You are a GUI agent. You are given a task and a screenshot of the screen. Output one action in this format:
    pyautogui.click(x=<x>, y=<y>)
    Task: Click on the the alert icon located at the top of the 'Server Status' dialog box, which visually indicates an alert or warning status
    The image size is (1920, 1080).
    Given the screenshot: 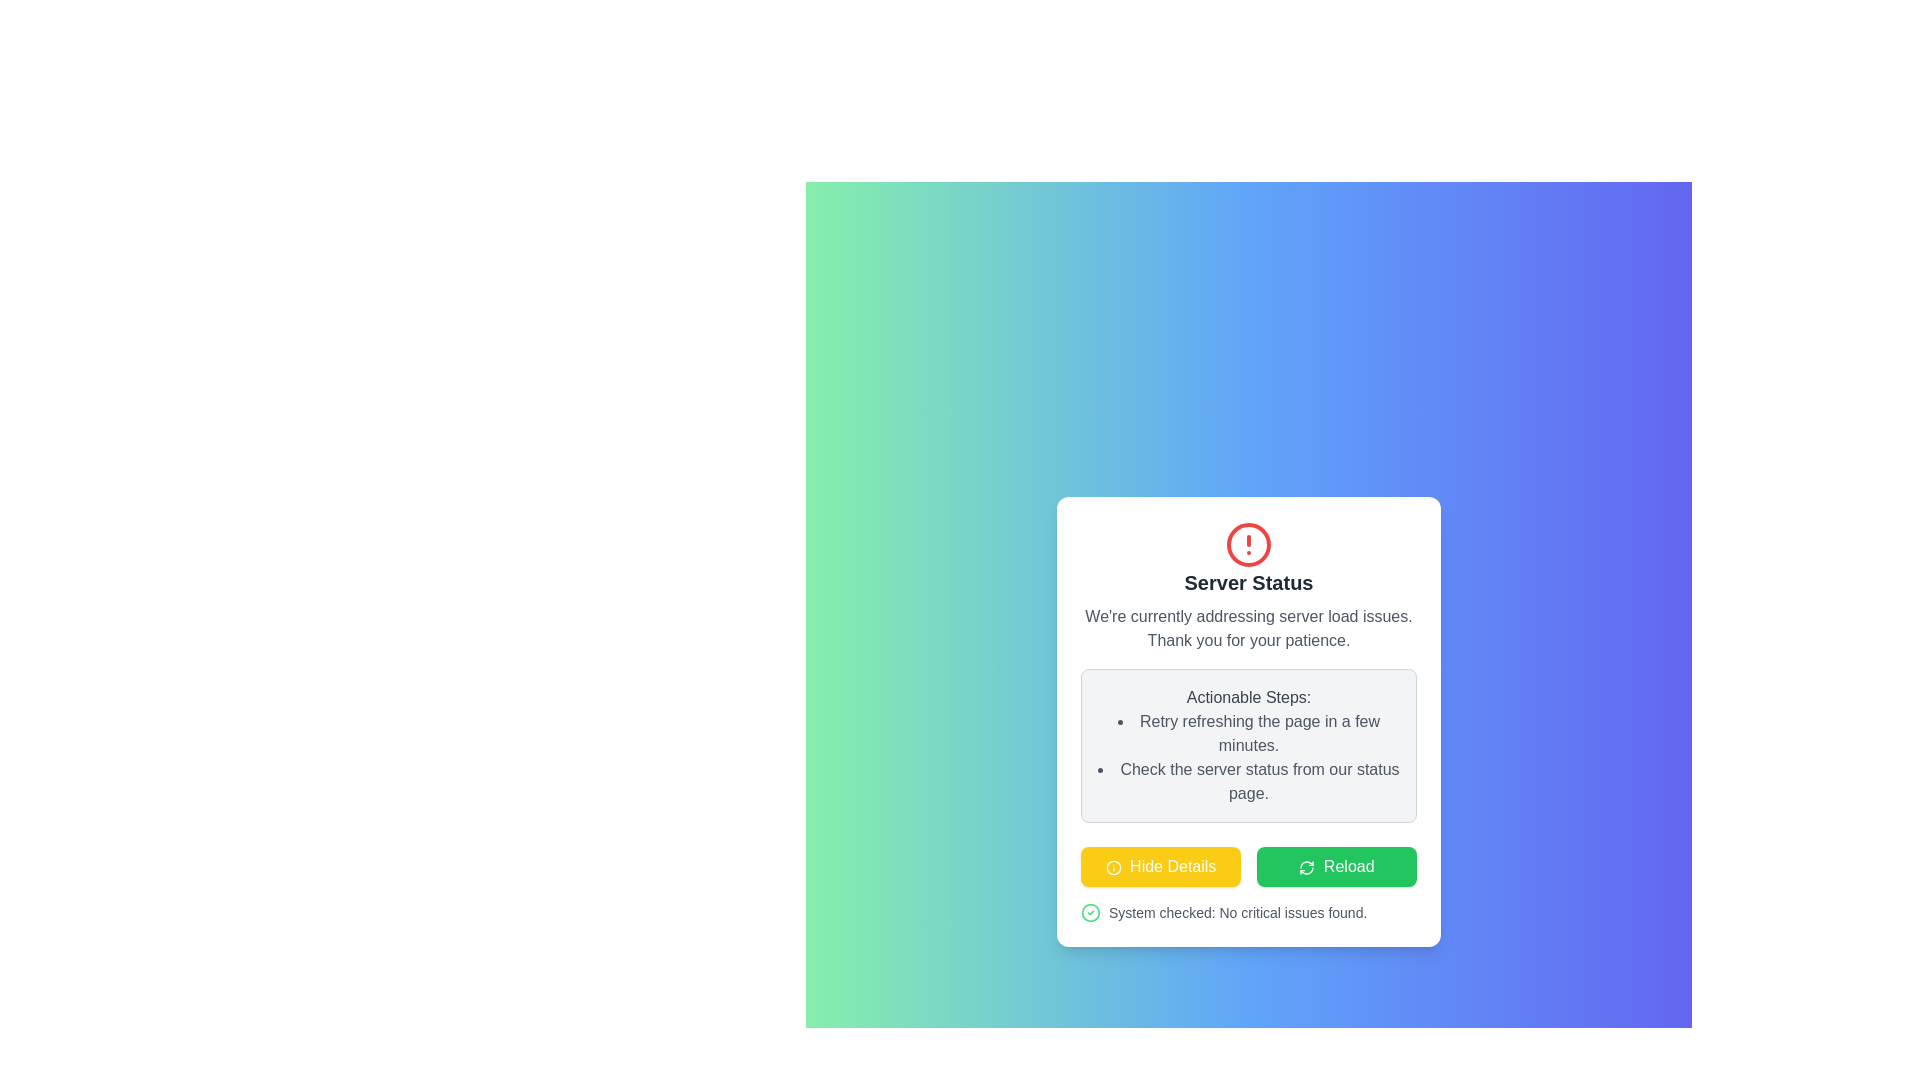 What is the action you would take?
    pyautogui.click(x=1247, y=544)
    